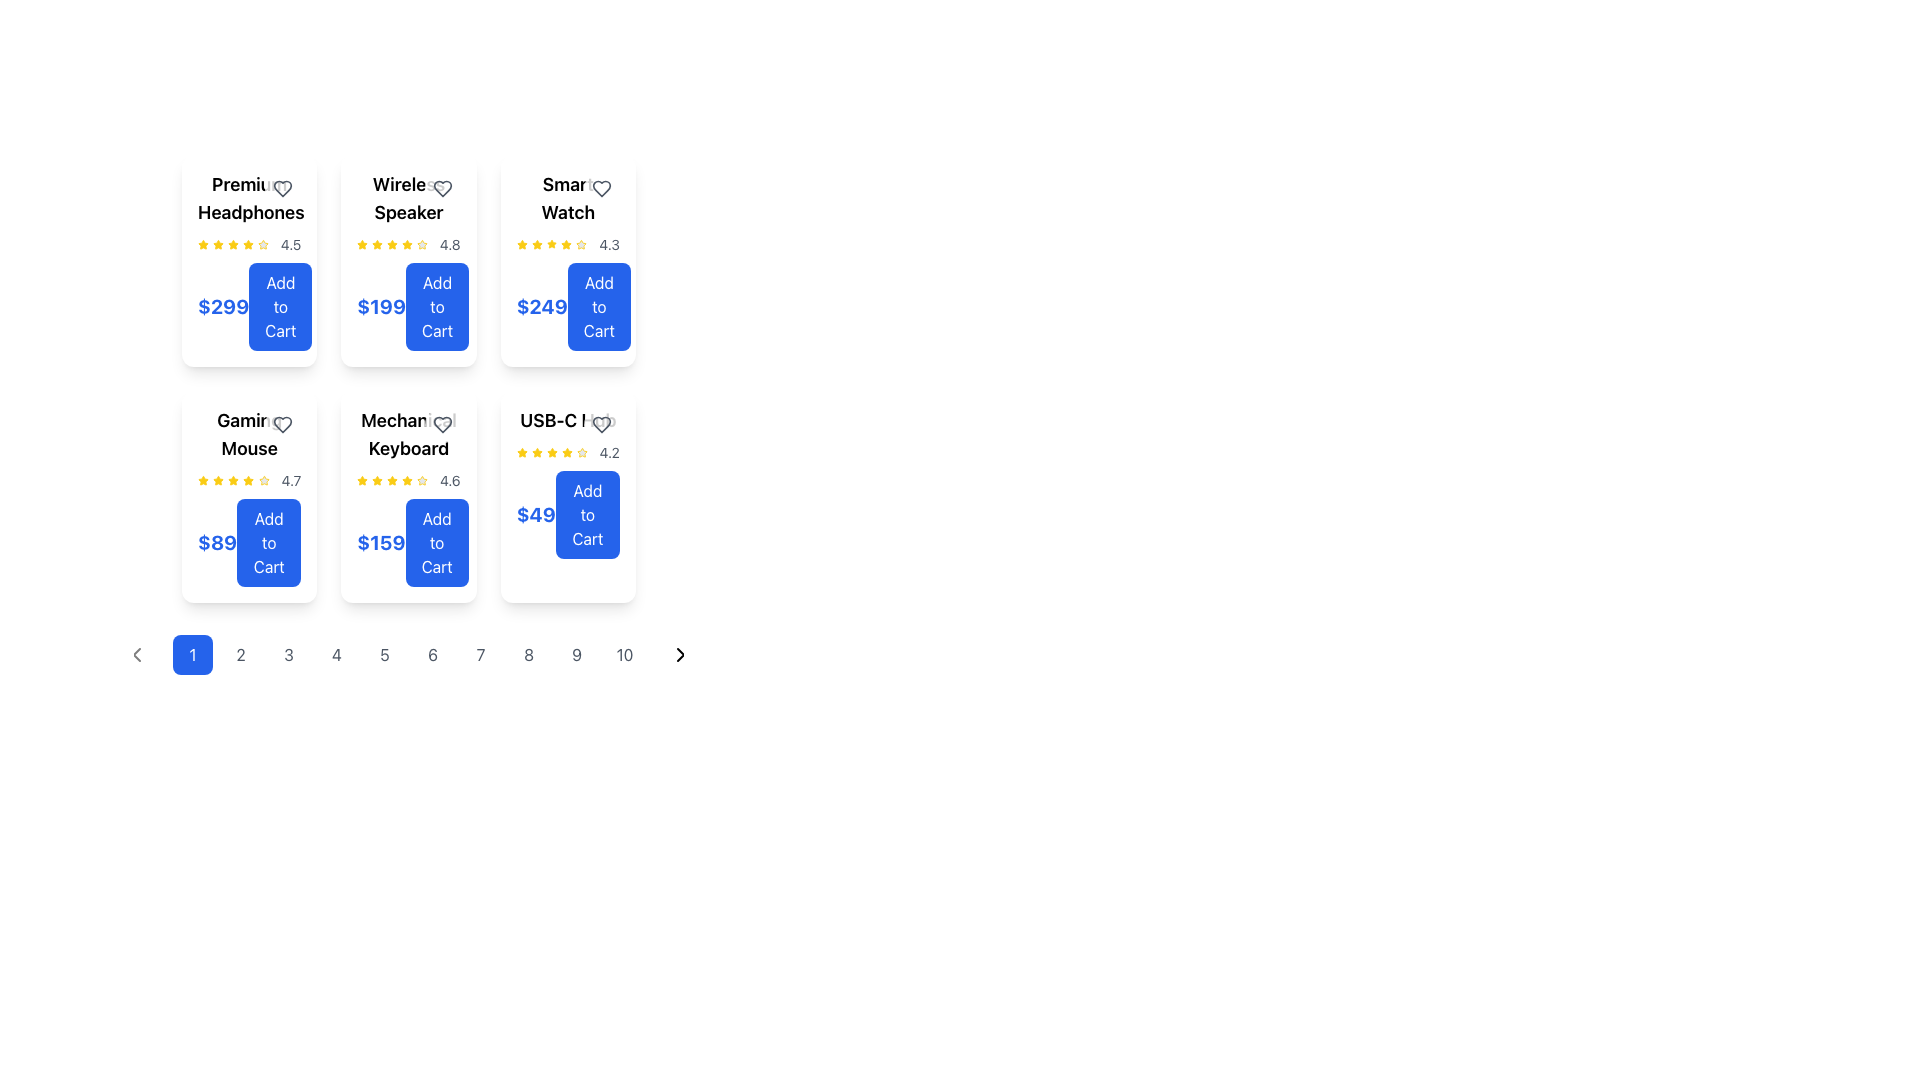 Image resolution: width=1920 pixels, height=1080 pixels. Describe the element at coordinates (542, 307) in the screenshot. I see `the price label for the 'Smart Watch' product, which displays the cost and is located above the 'Add to Cart' button in the upper-middle grid of product cards` at that location.